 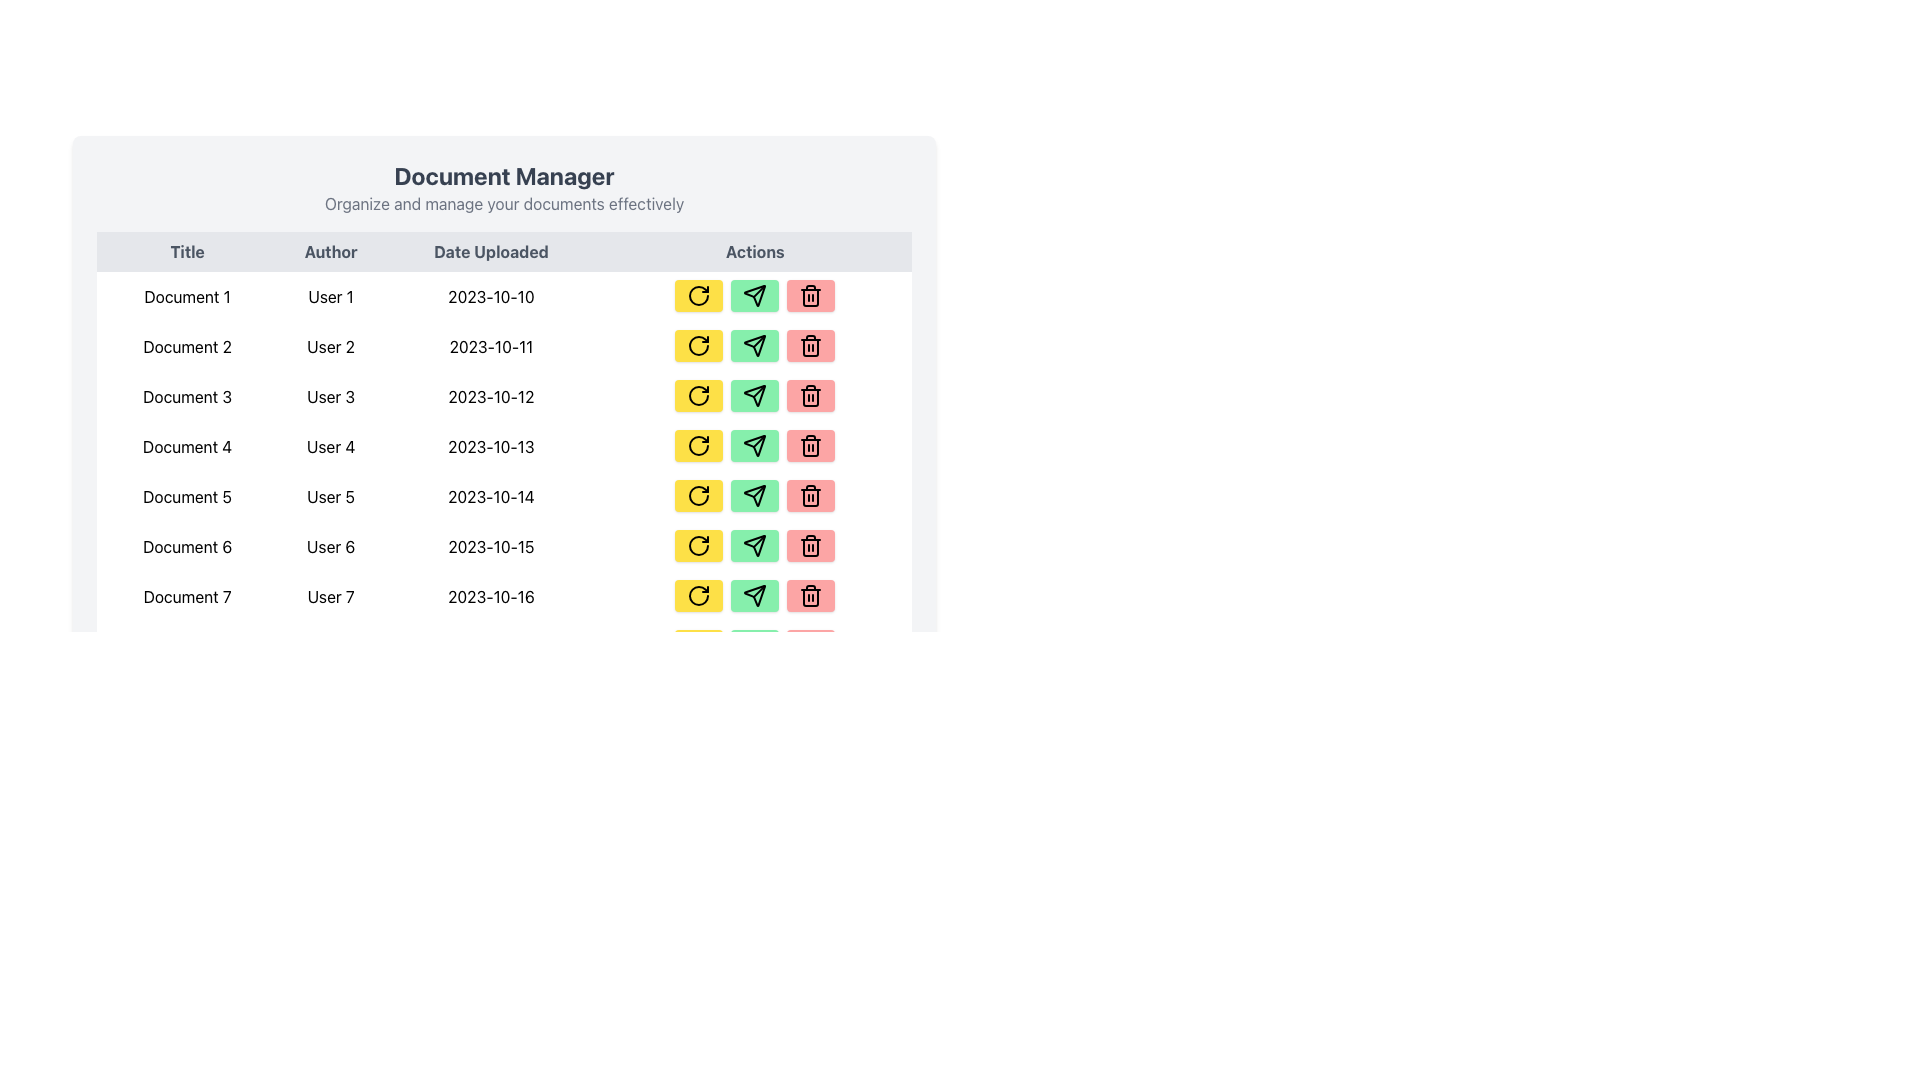 I want to click on the 'Refresh' icon located within the yellow background button in the 'Actions' column for the fourth row corresponding to 'Document 4.', so click(x=699, y=445).